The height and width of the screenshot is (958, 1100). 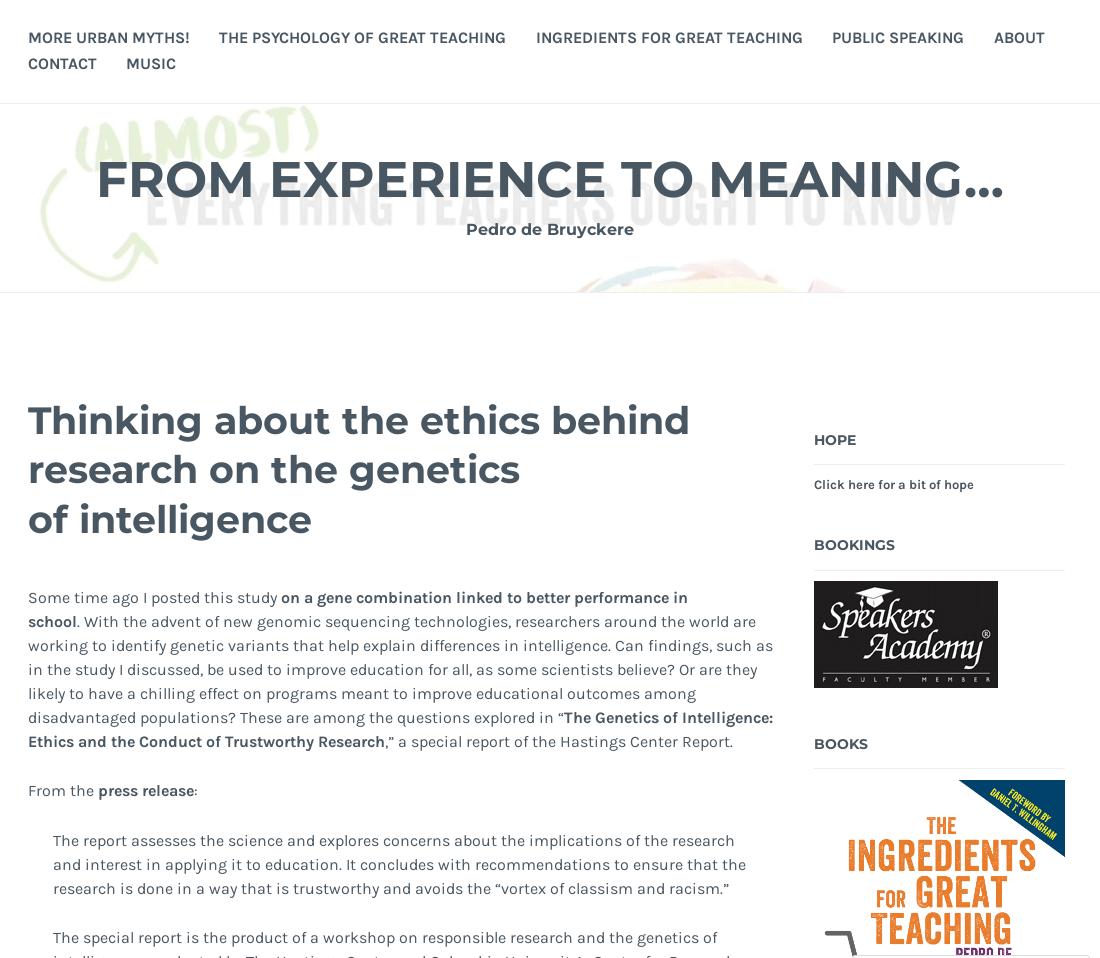 I want to click on 'The Psychology of Great Teaching', so click(x=362, y=35).